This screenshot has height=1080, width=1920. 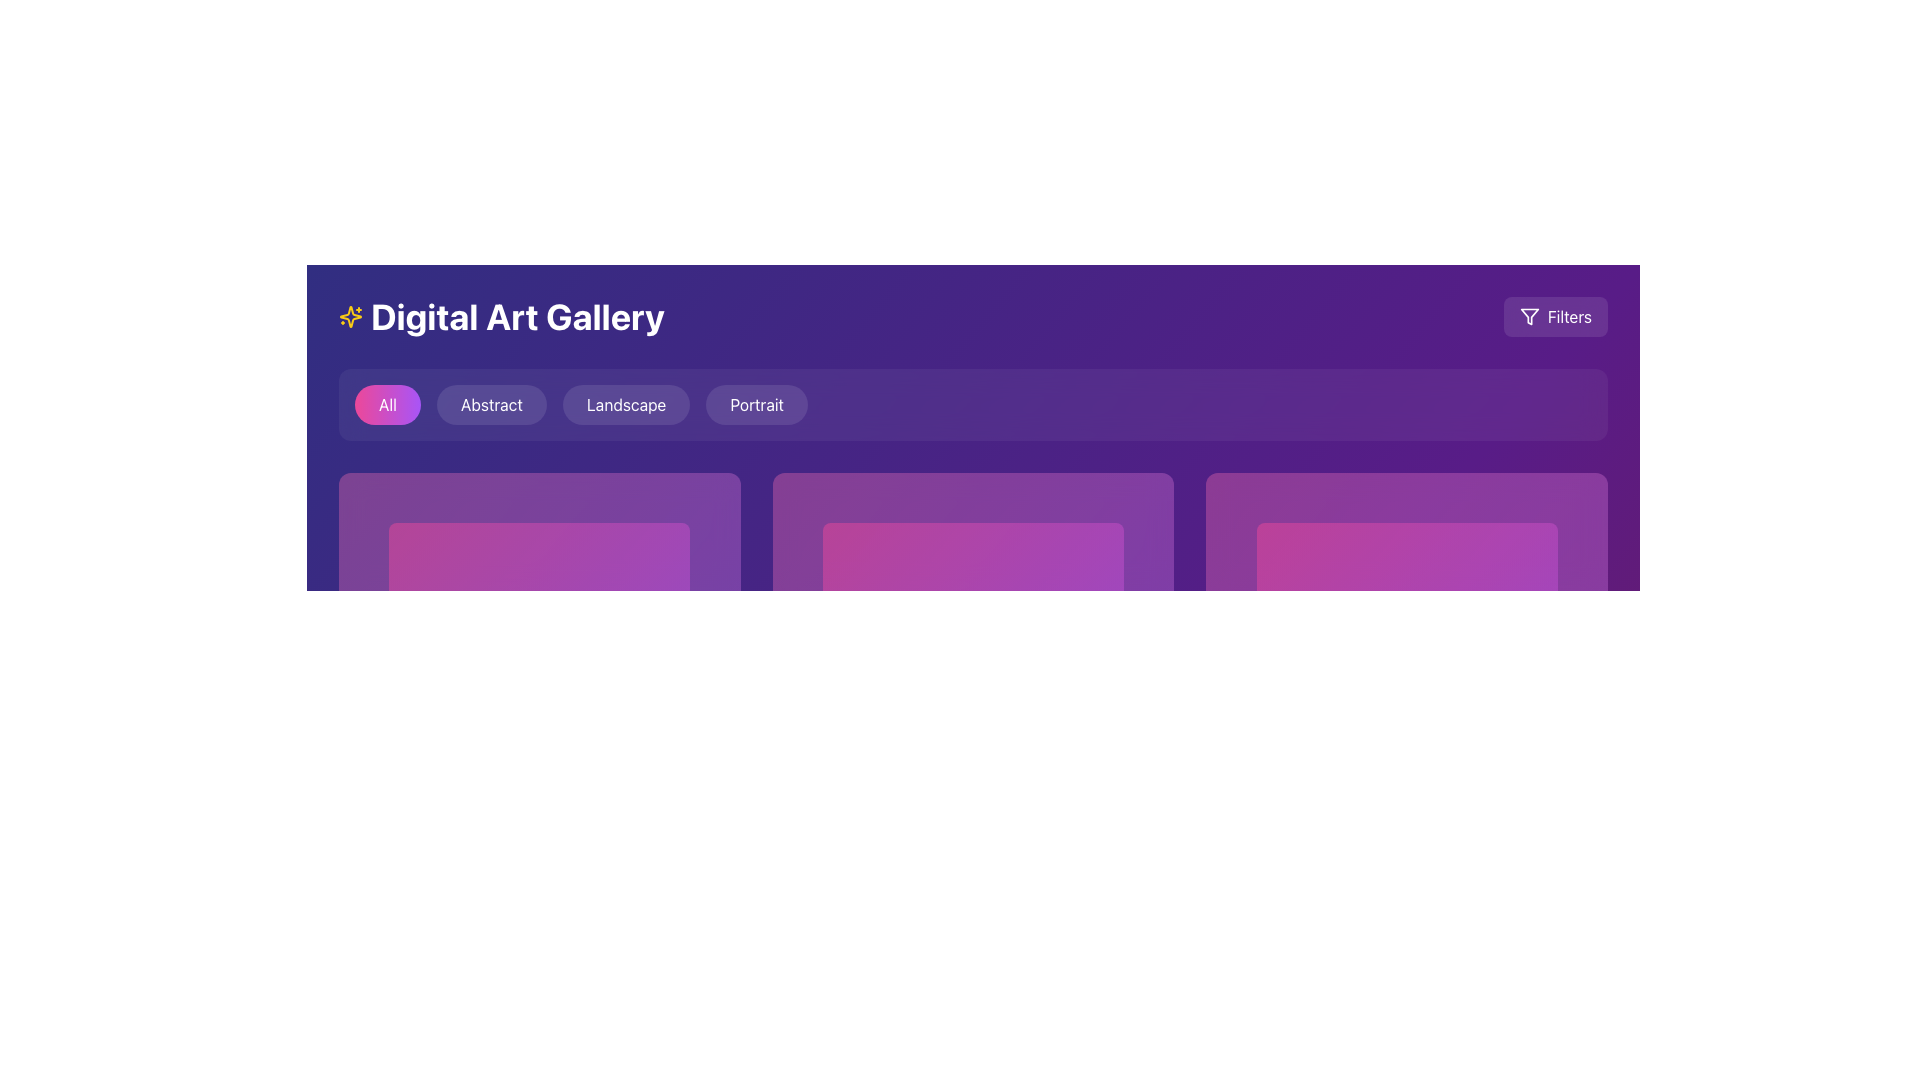 What do you see at coordinates (973, 673) in the screenshot?
I see `the gradient-filled rounded rectangle component that transitions from pink to purple, which is semi-transparent and becomes less transparent on hover` at bounding box center [973, 673].